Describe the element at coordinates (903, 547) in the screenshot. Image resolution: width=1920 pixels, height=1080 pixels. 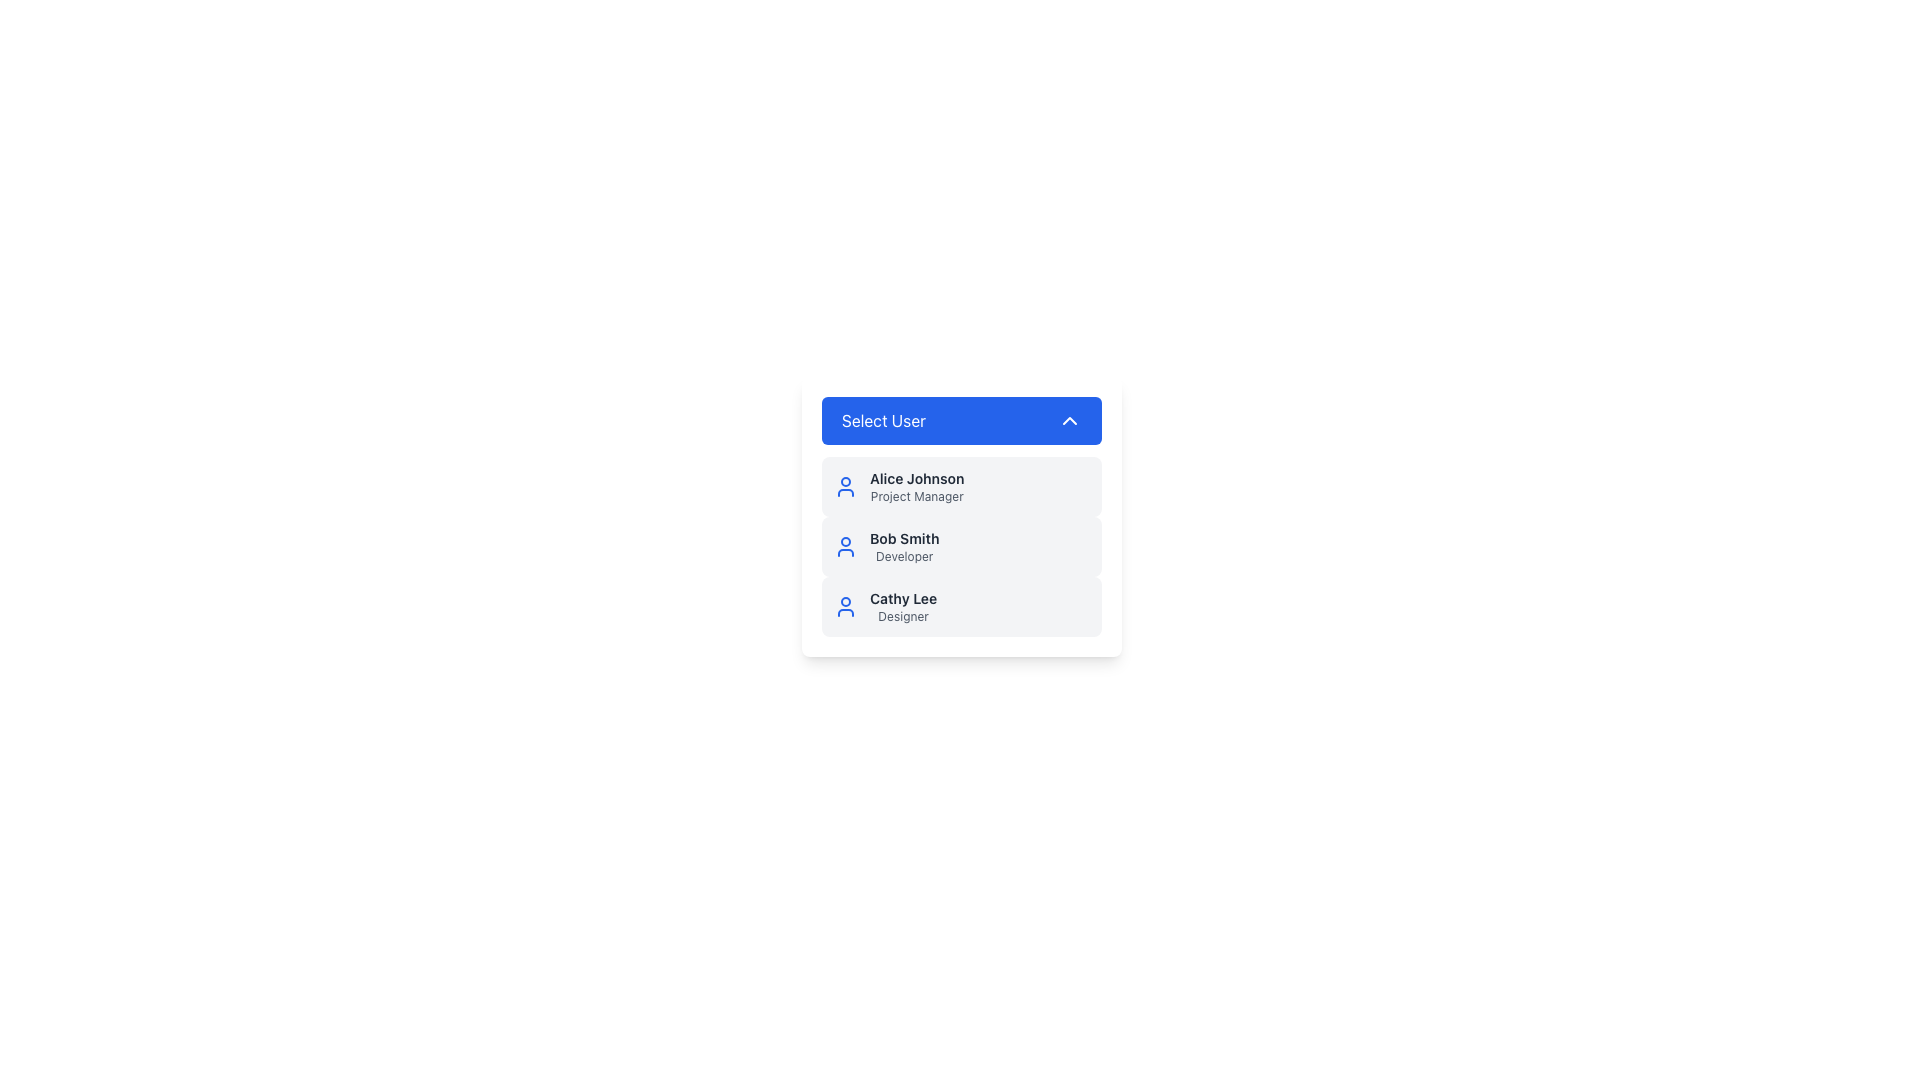
I see `the second item in the dropdown list containing rich text` at that location.